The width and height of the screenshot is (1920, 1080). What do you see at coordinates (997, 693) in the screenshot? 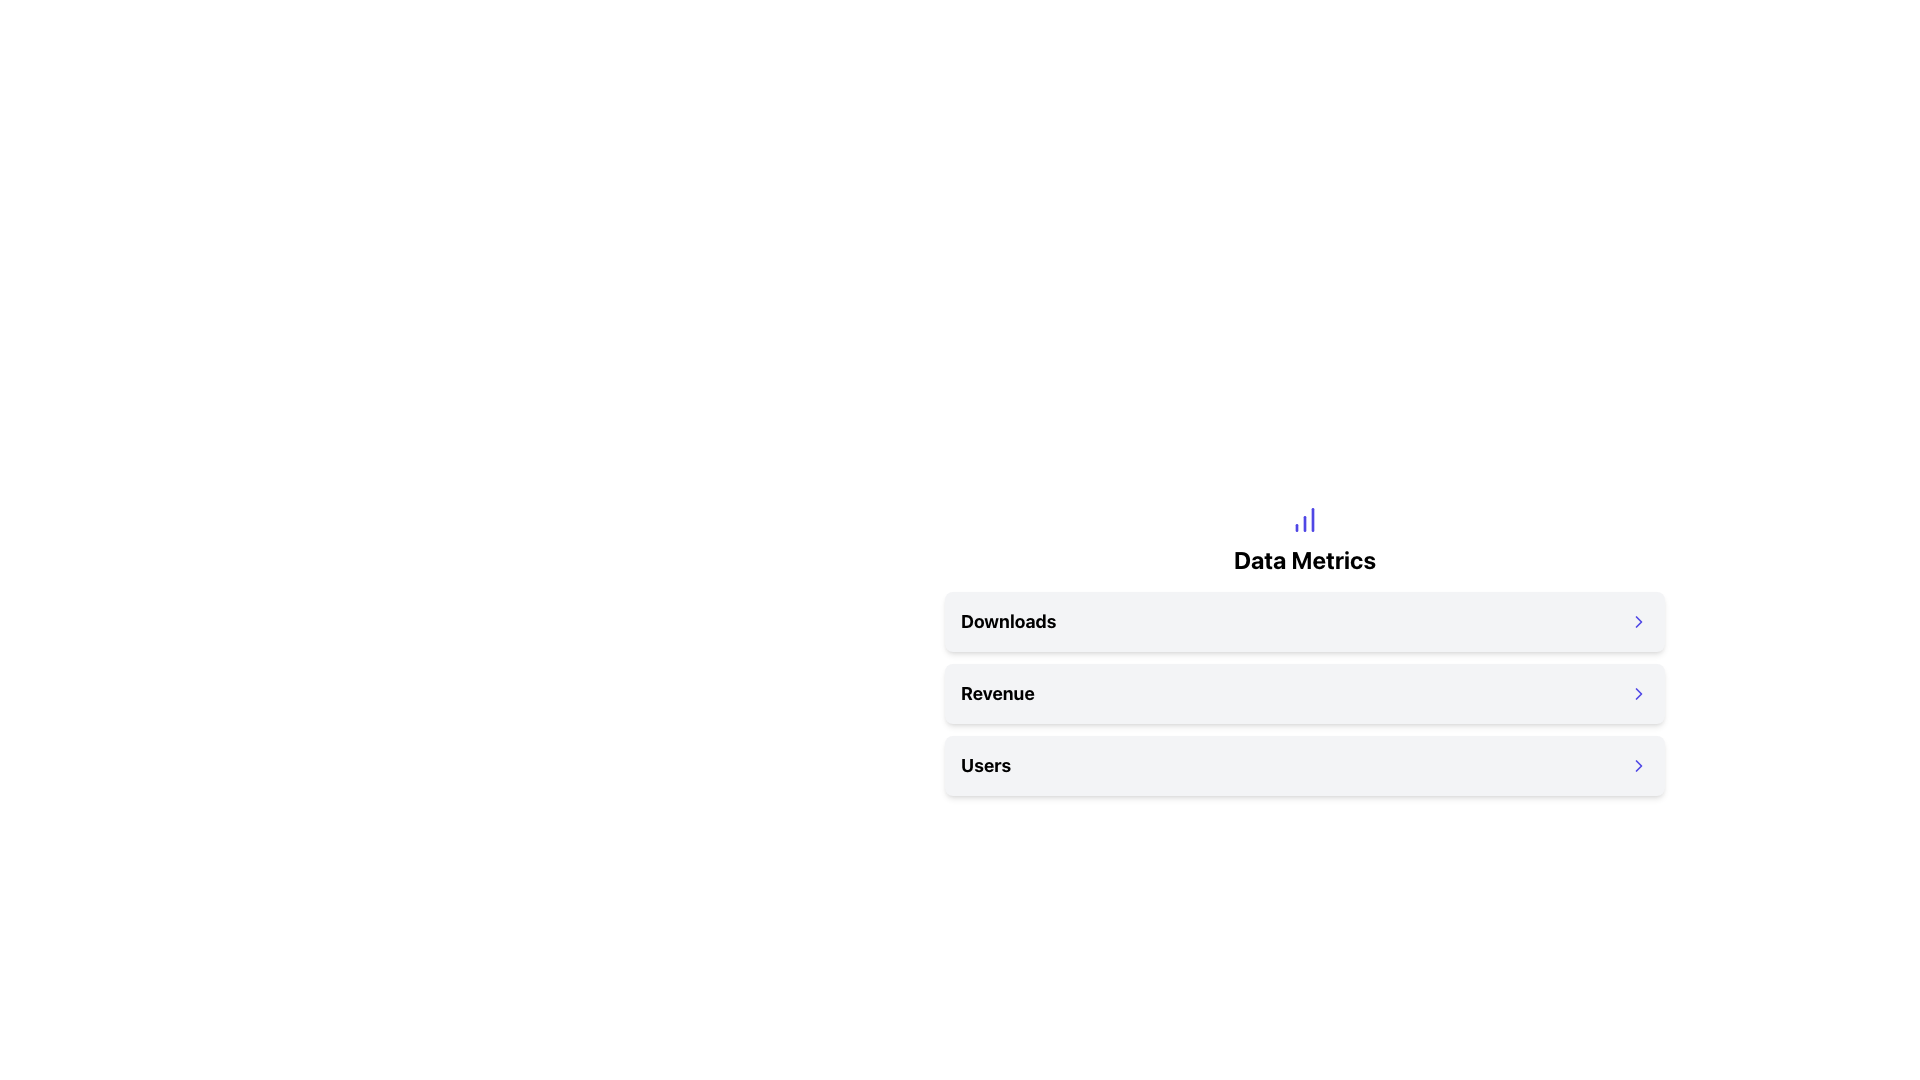
I see `the bold text label displaying 'Revenue', which is positioned between the 'Downloads' label above and the 'Users' label below in a vertical list` at bounding box center [997, 693].